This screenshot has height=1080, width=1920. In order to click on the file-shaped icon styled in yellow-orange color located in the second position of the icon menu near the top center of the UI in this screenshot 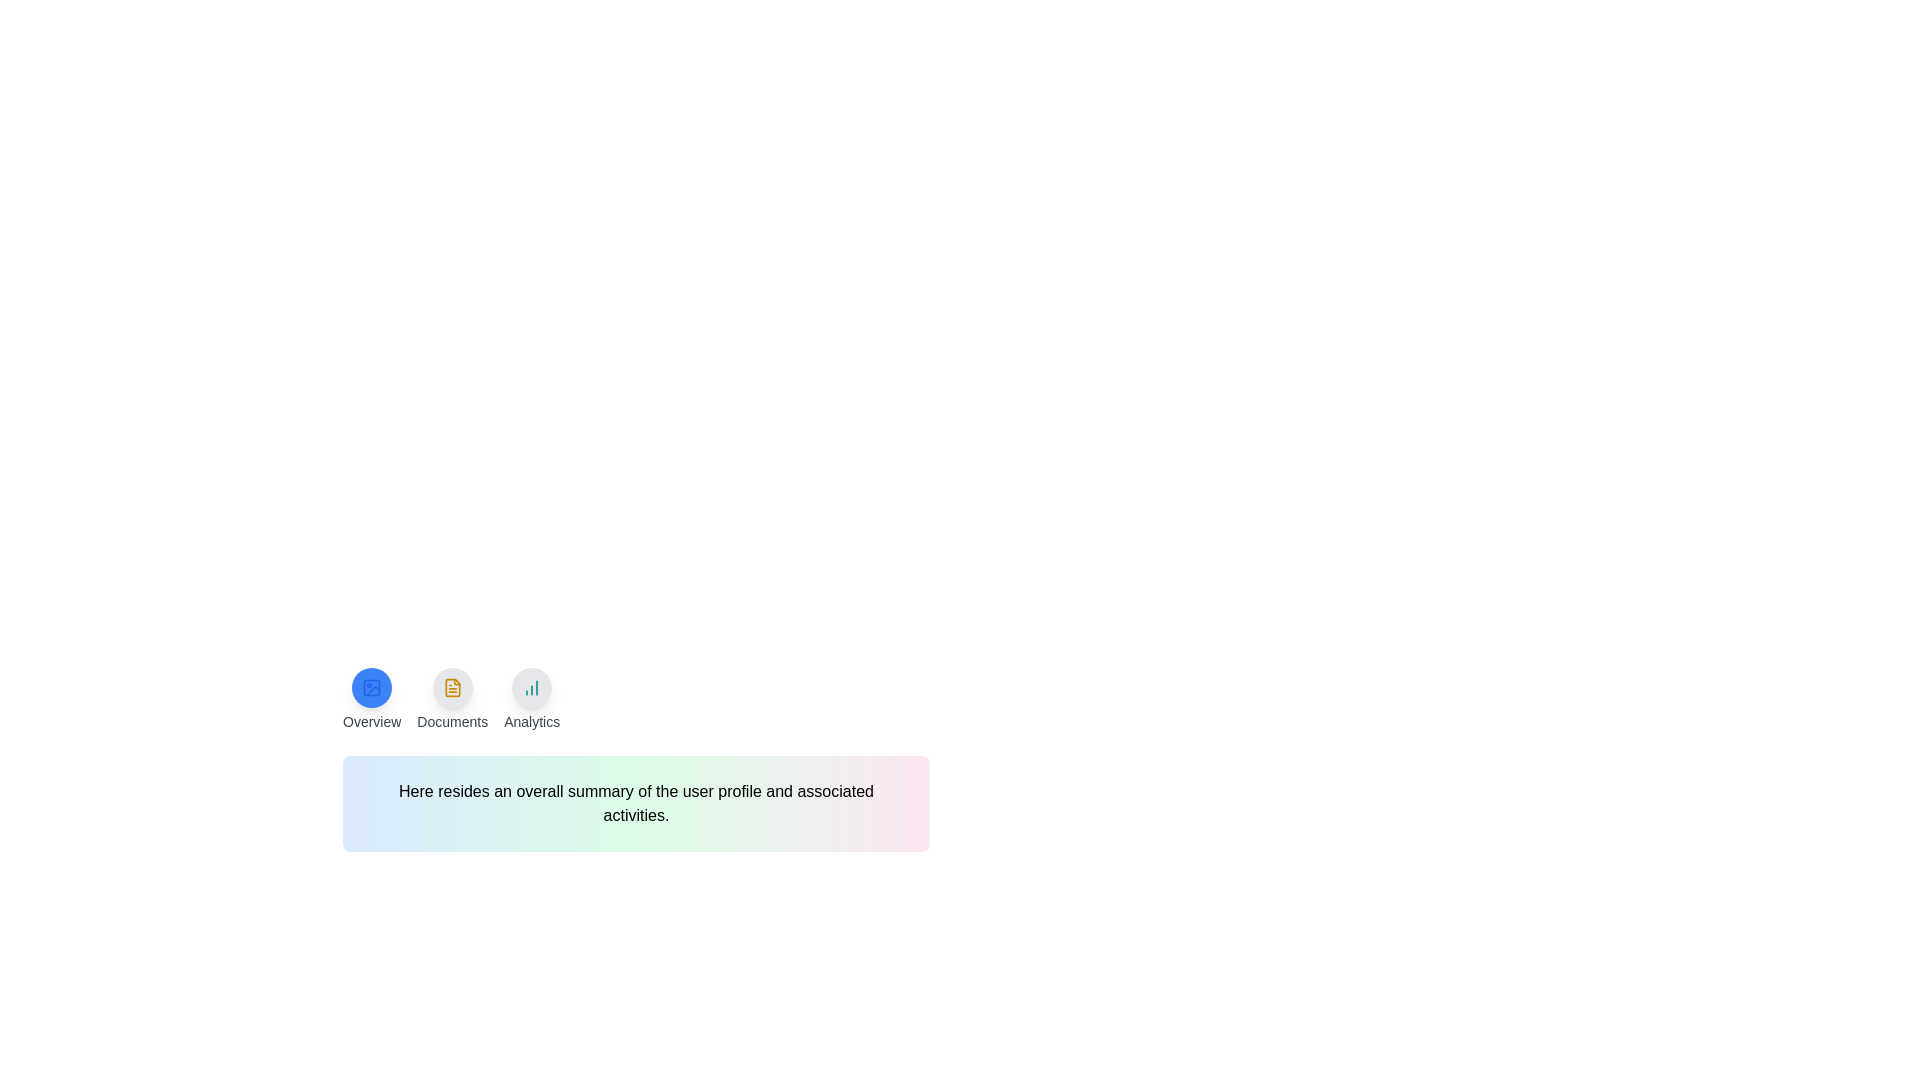, I will do `click(451, 686)`.